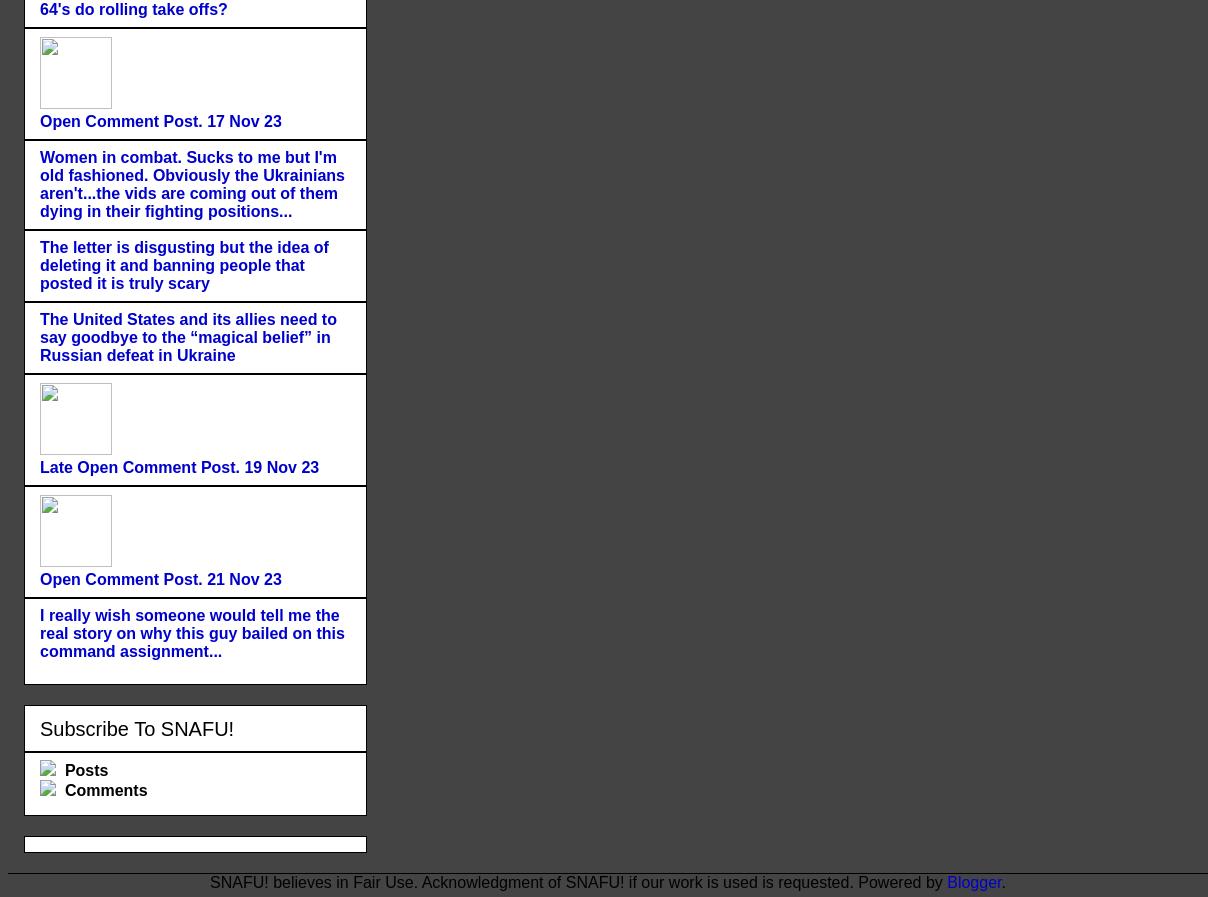 This screenshot has height=897, width=1208. I want to click on 'Women in combat.  Sucks to me but I'm old fashioned.  Obviously the Ukrainians aren't...the vids are coming out of them dying in their fighting positions...', so click(191, 182).